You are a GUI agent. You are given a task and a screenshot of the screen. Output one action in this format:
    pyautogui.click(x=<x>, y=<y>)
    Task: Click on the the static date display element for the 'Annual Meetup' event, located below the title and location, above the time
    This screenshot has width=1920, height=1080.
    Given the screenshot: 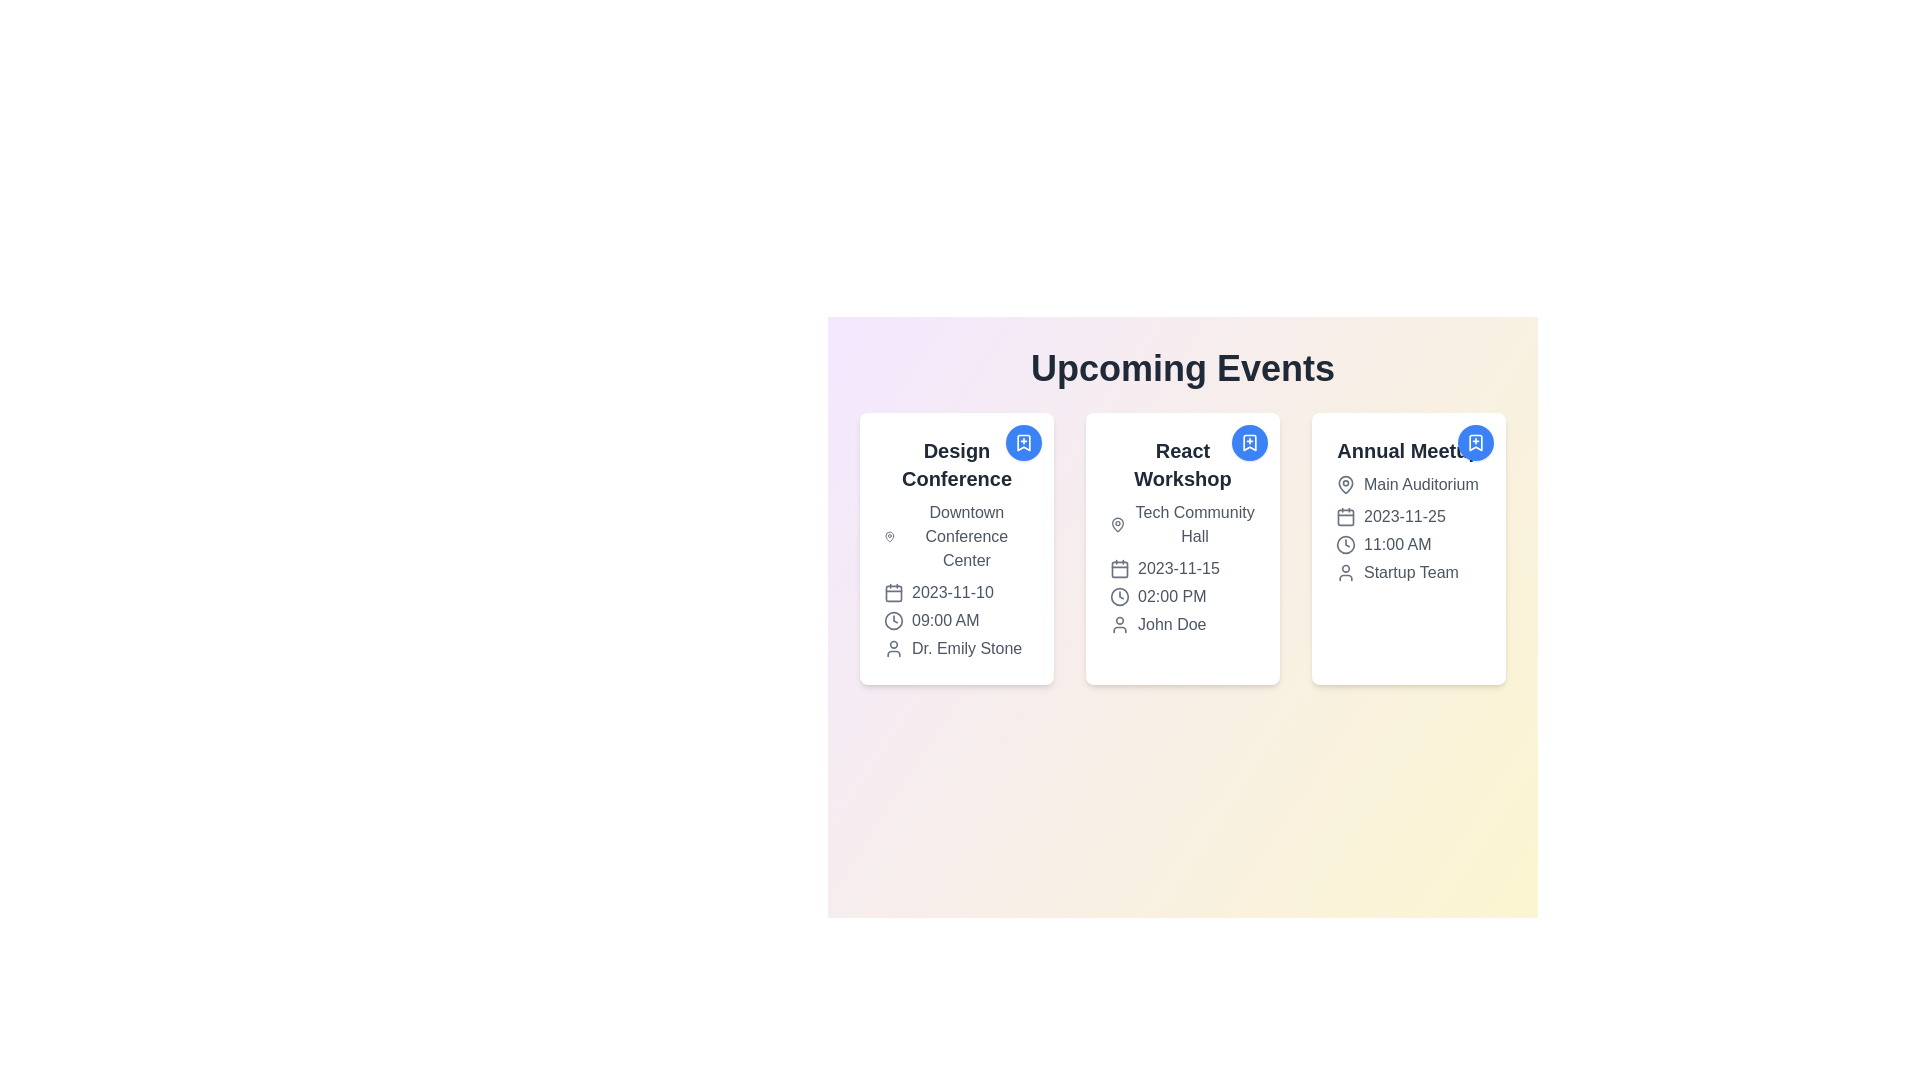 What is the action you would take?
    pyautogui.click(x=1408, y=515)
    